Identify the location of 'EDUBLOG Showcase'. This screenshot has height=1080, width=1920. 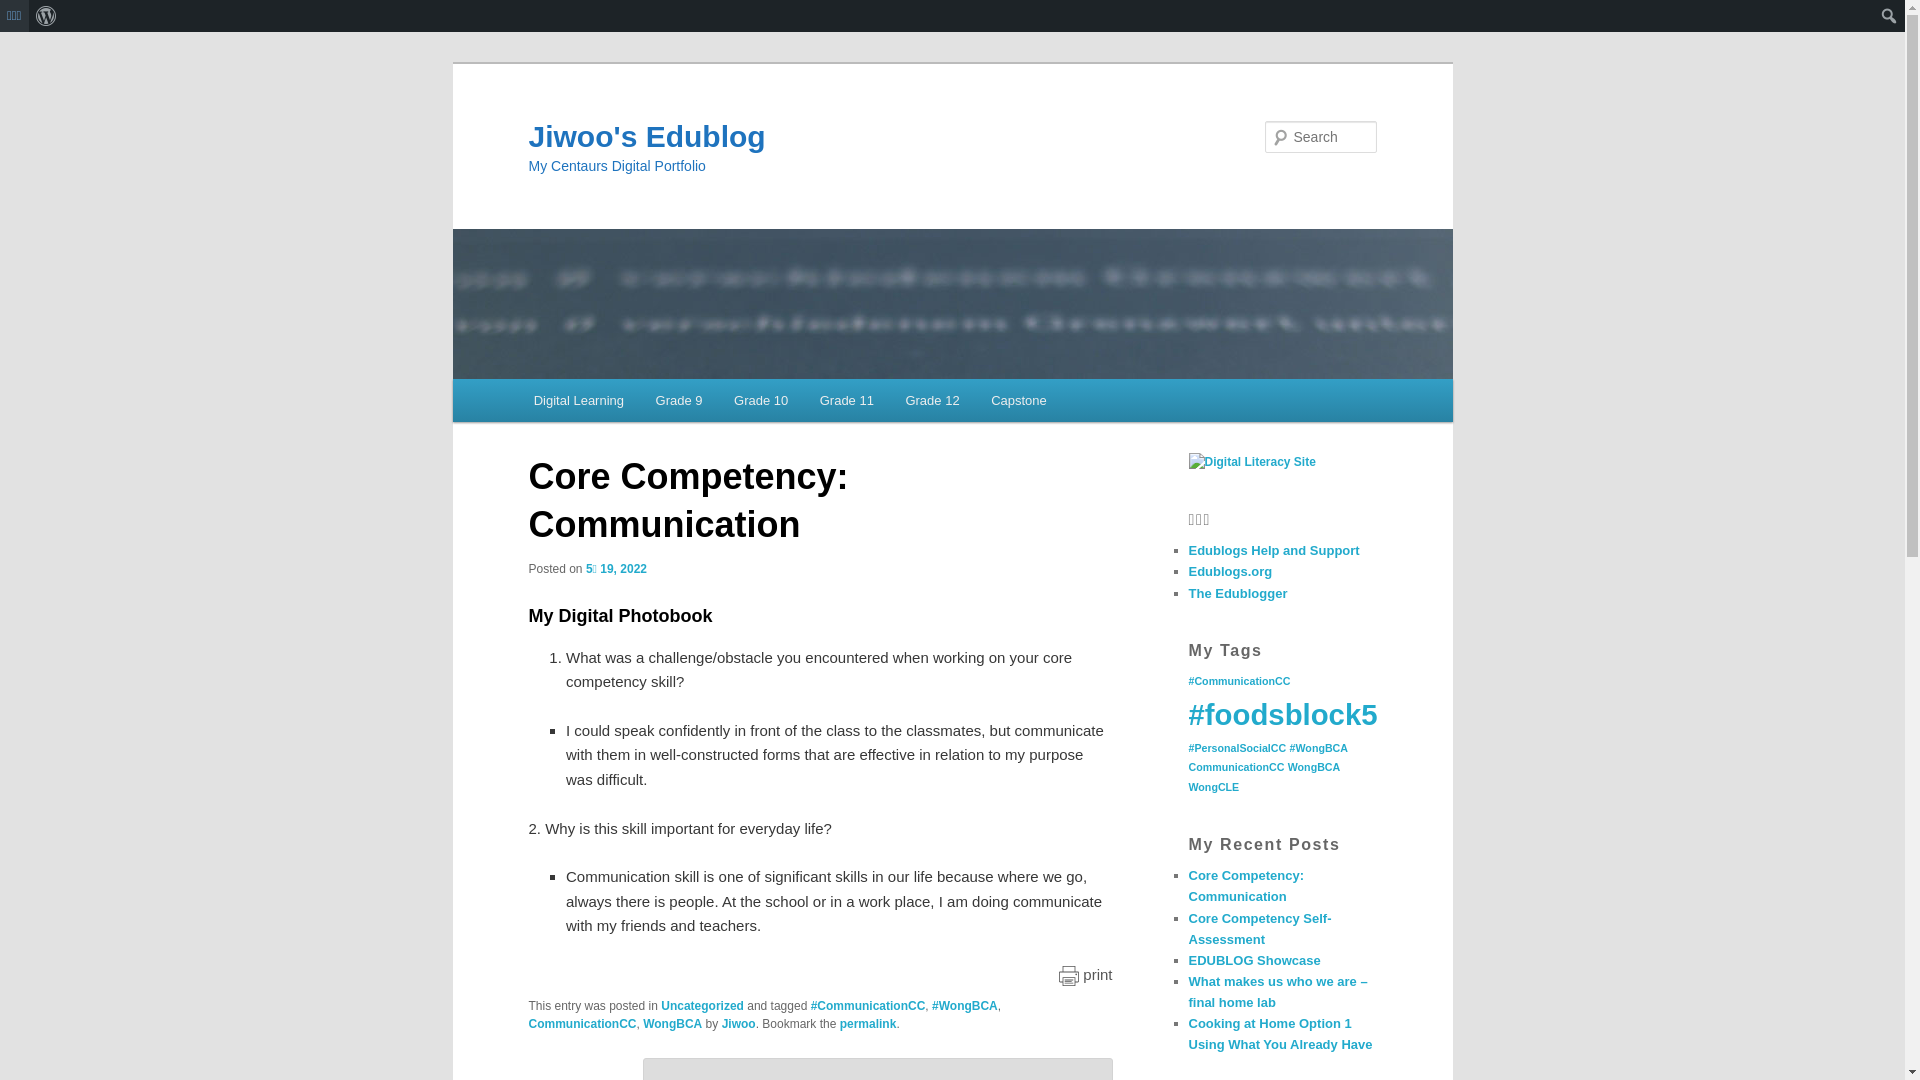
(1252, 959).